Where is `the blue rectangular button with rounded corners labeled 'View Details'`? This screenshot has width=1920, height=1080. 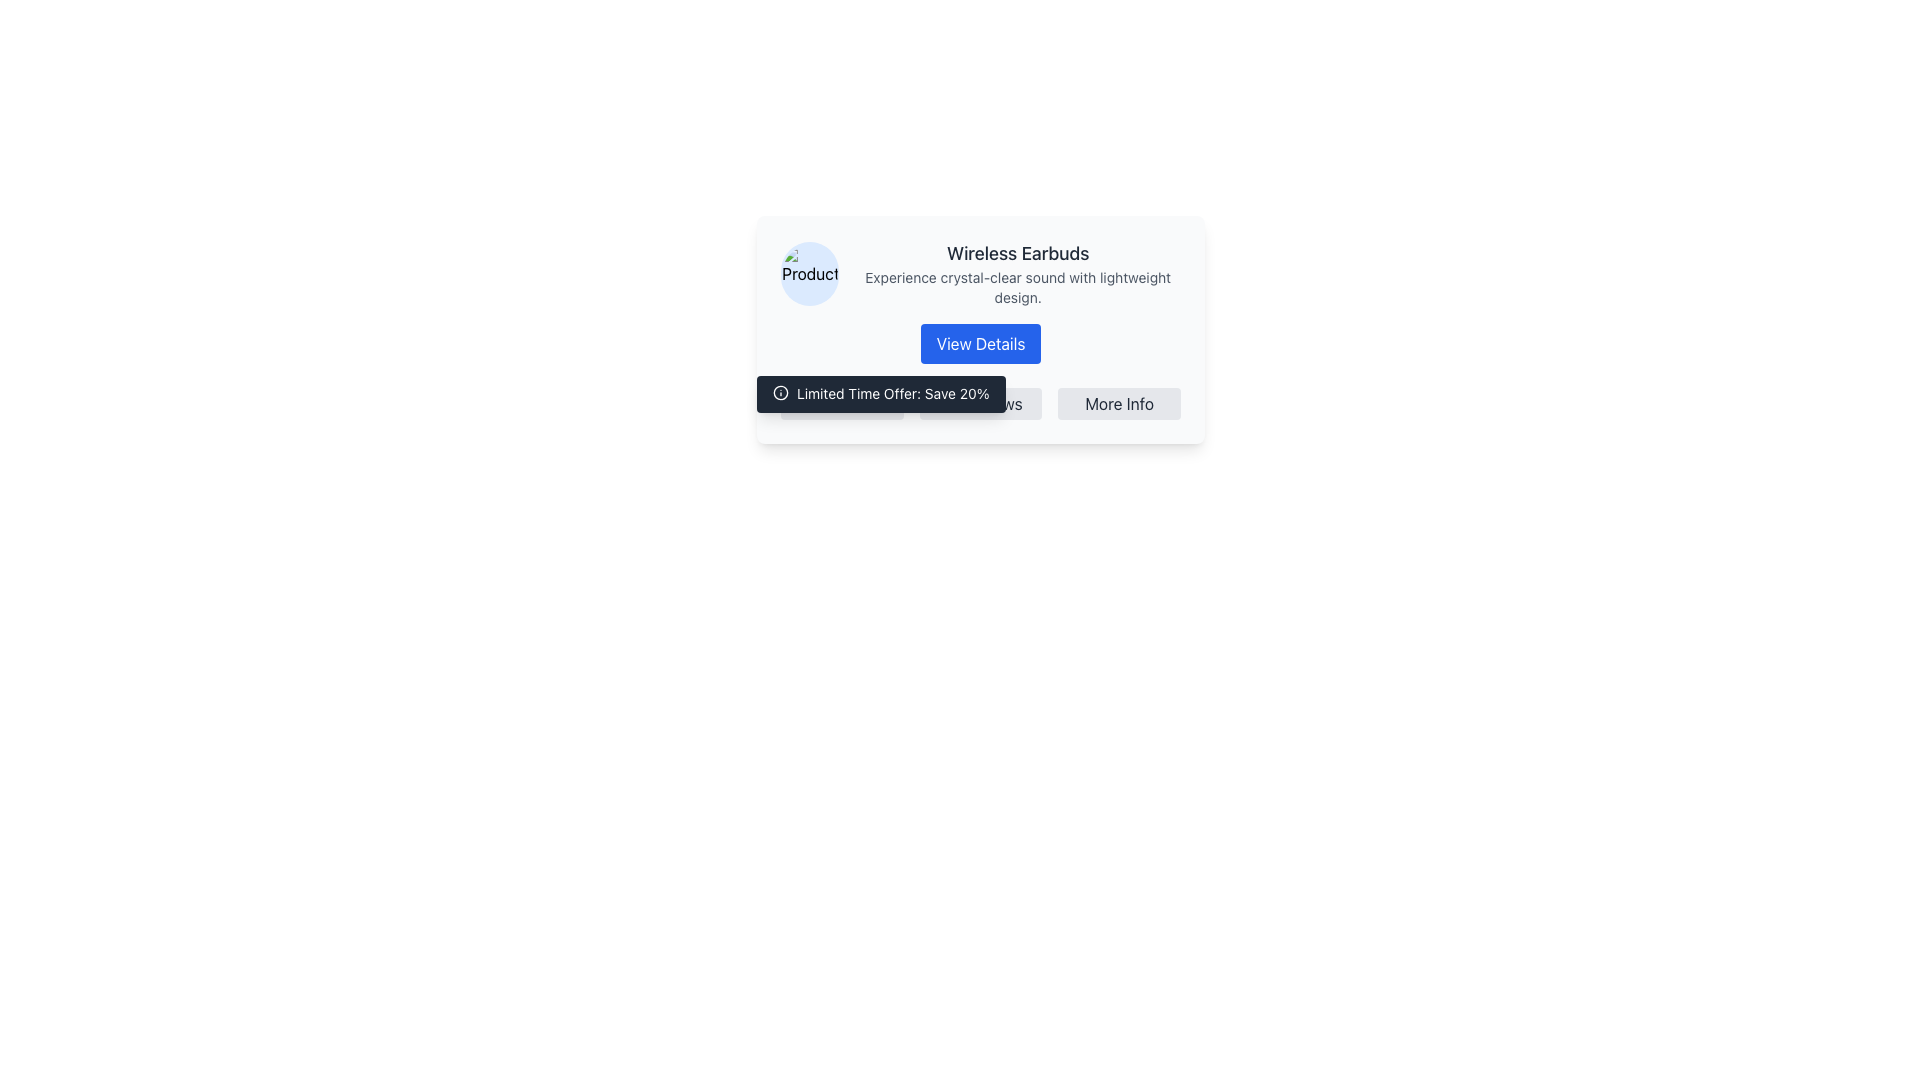
the blue rectangular button with rounded corners labeled 'View Details' is located at coordinates (980, 342).